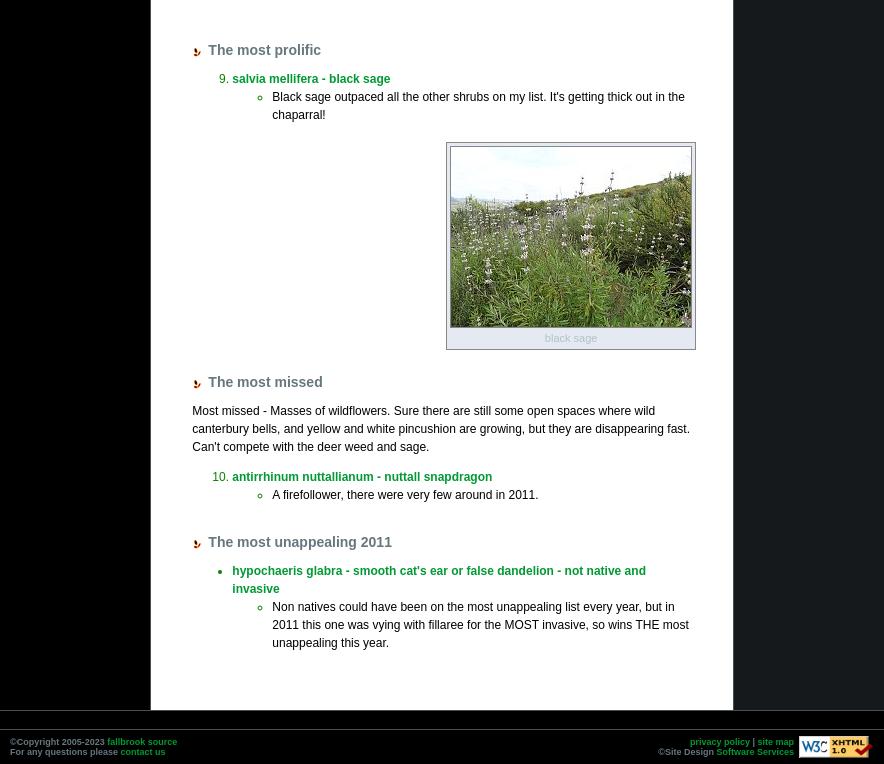 Image resolution: width=884 pixels, height=764 pixels. I want to click on 'Black sage outpaced all the other shrubs on my list. It's getting 
thick out in the chaparral!', so click(477, 104).